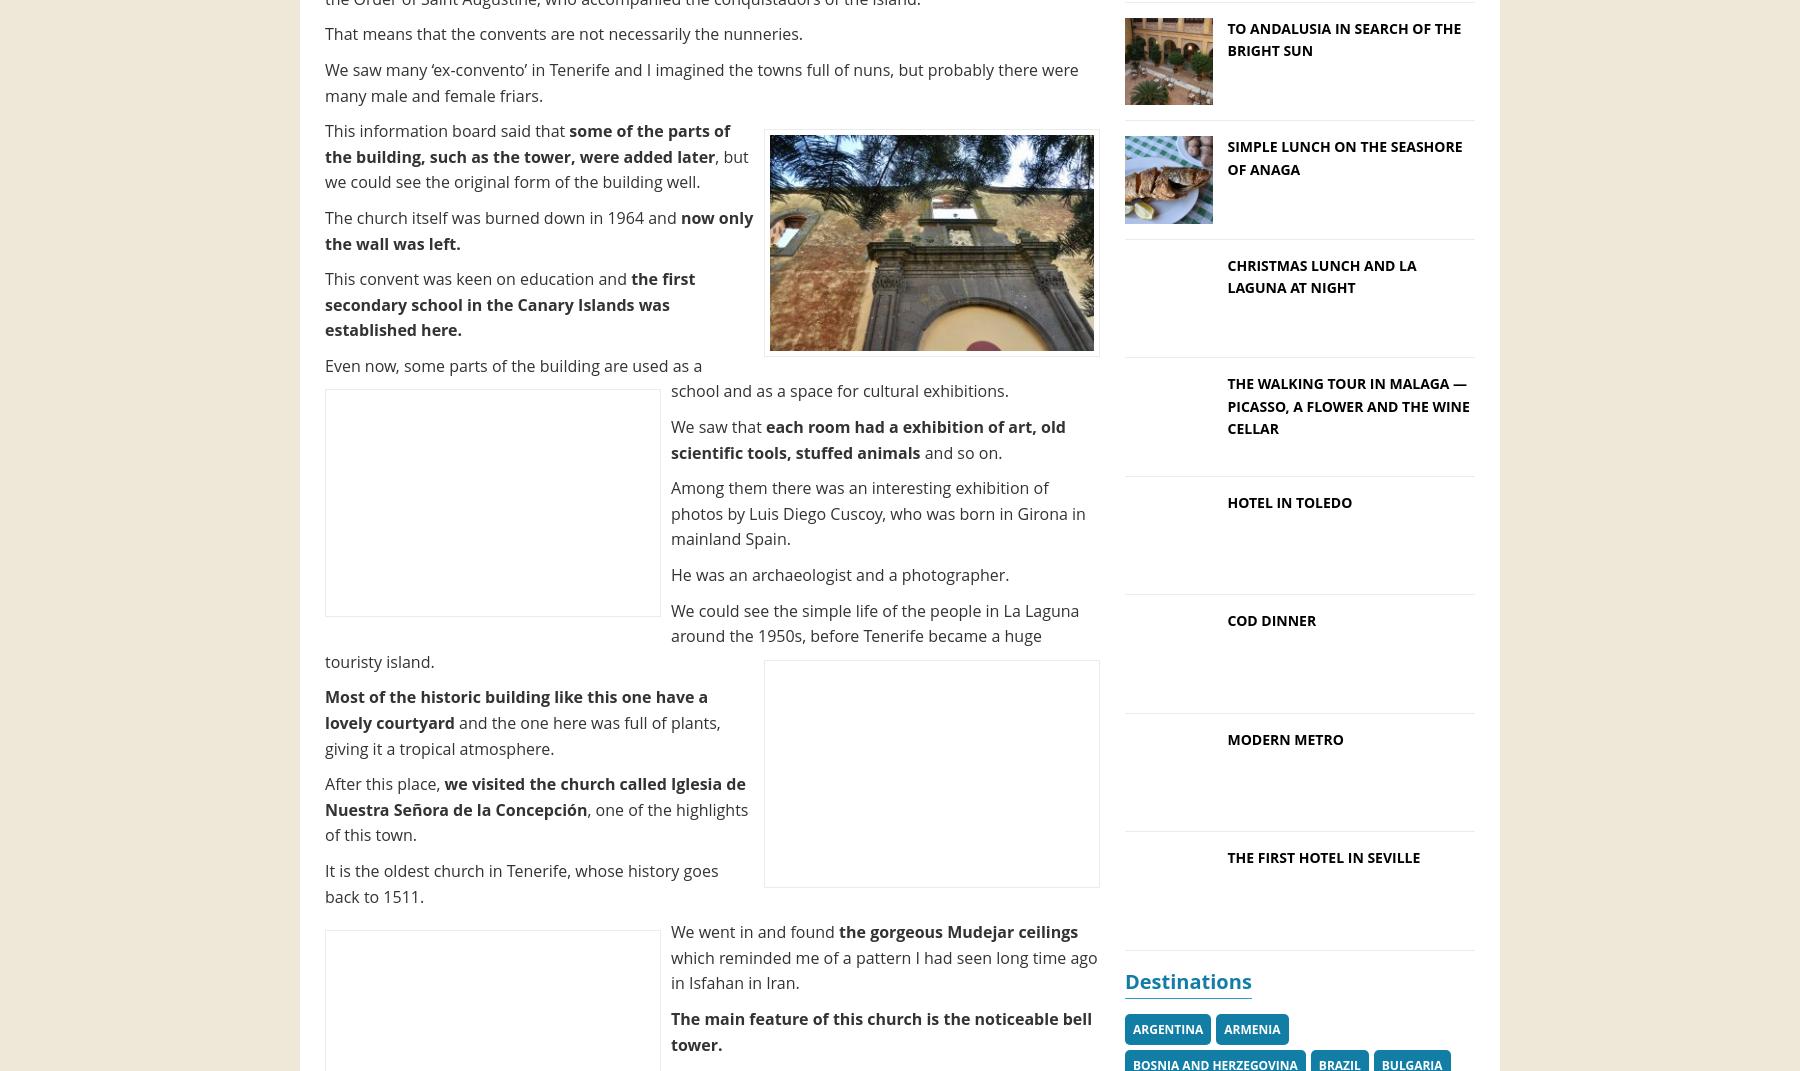  I want to click on 'That means that the convents are not necessarily the nunneries.', so click(562, 32).